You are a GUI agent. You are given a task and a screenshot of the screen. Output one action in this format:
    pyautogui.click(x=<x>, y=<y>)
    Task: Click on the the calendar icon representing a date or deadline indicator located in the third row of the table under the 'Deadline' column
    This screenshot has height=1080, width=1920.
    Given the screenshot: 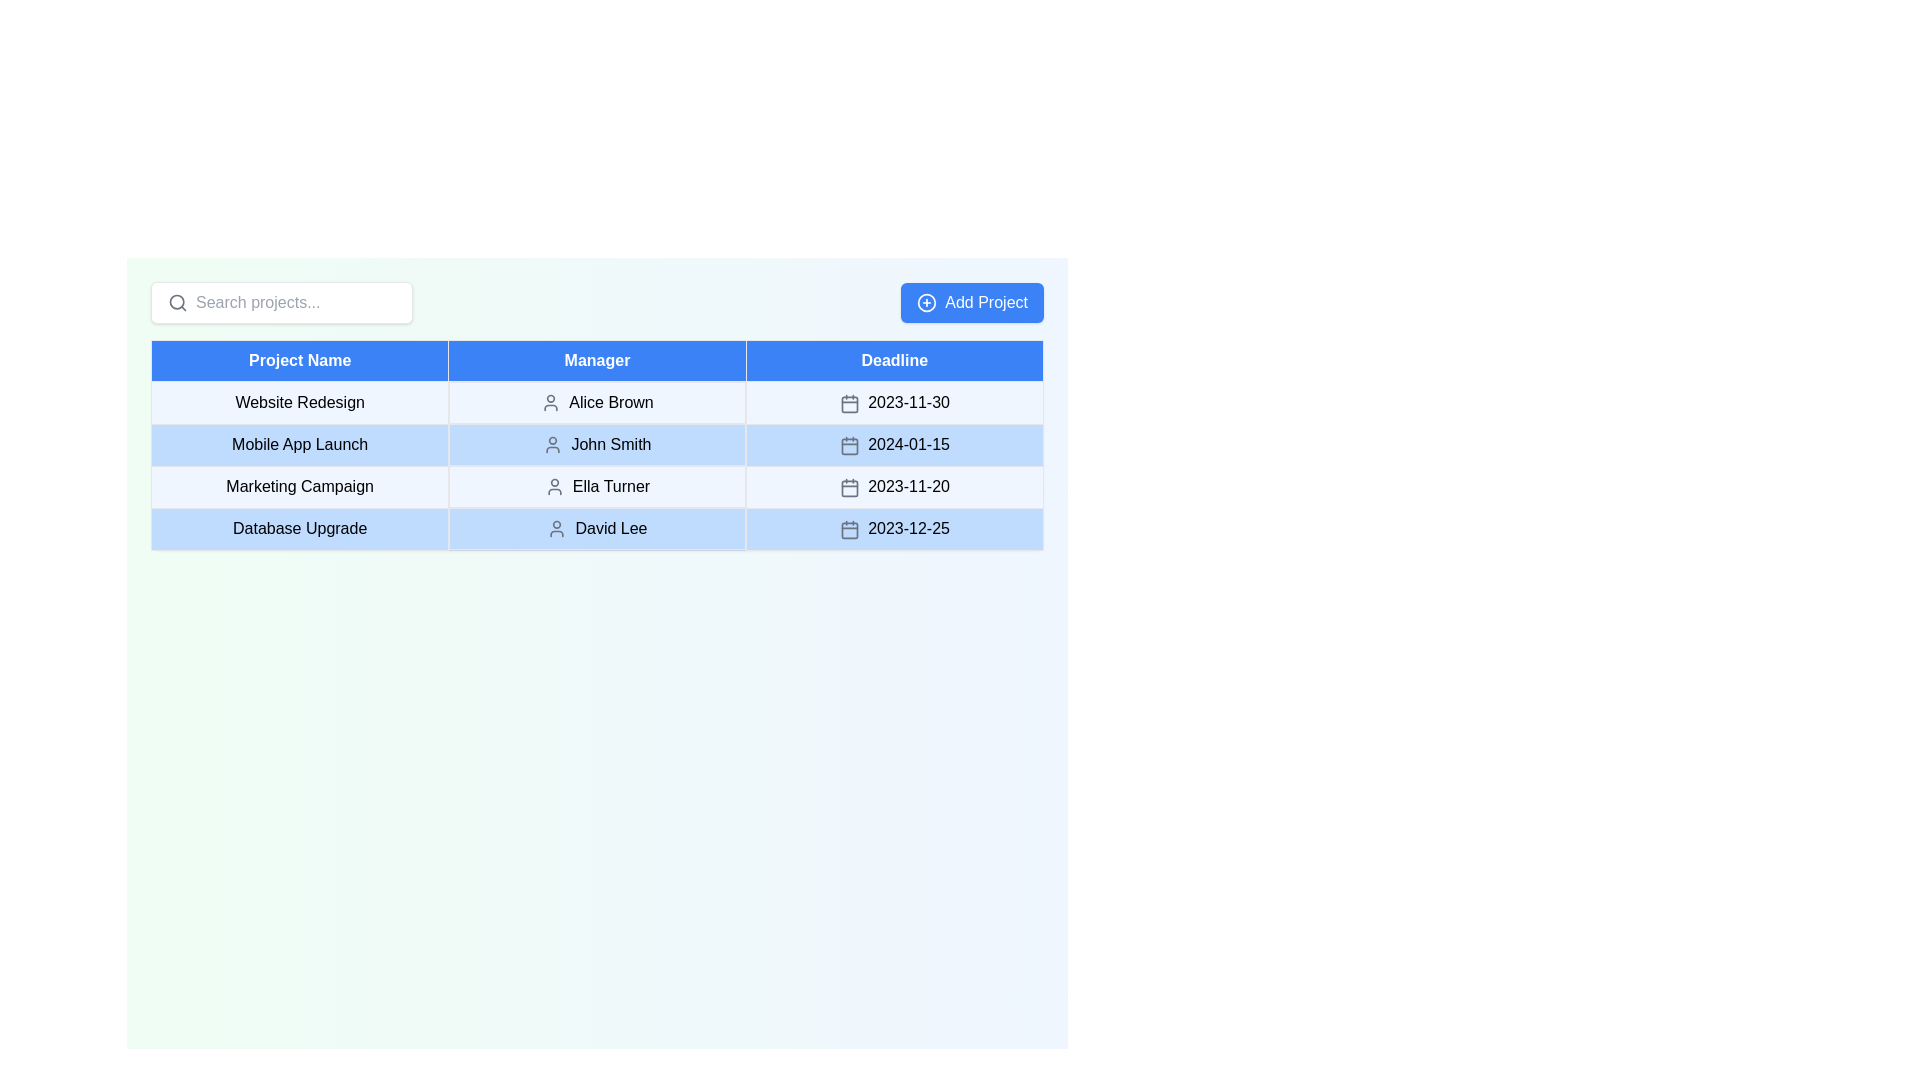 What is the action you would take?
    pyautogui.click(x=849, y=488)
    